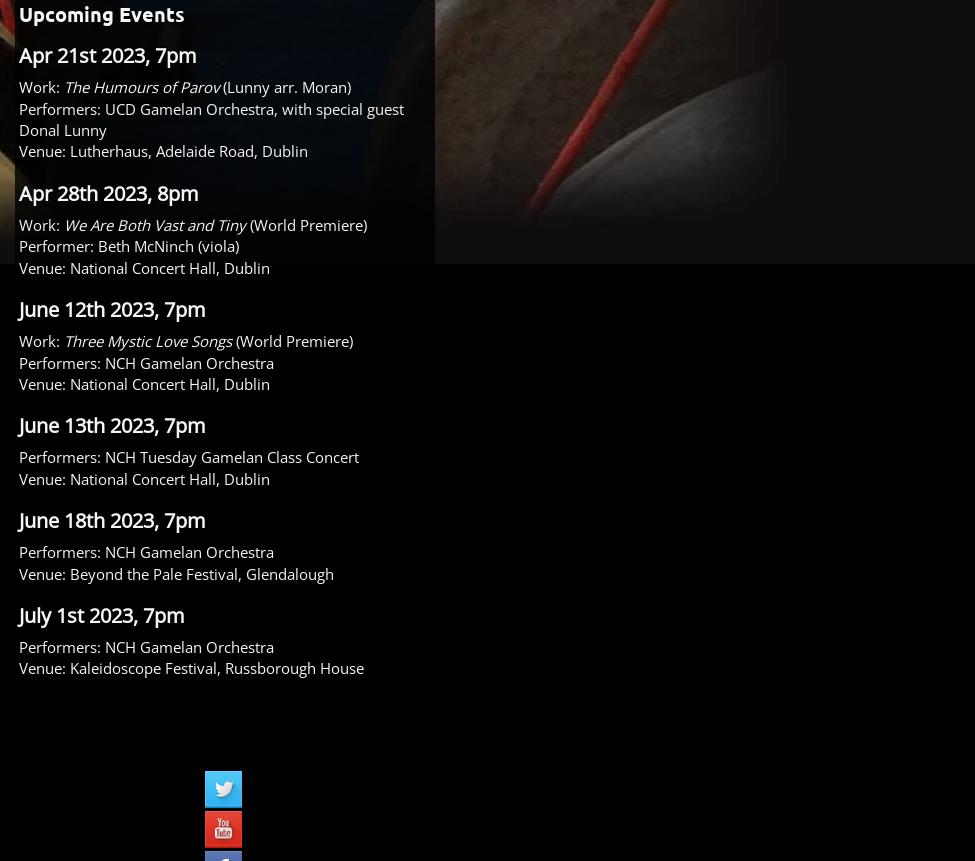 The height and width of the screenshot is (861, 975). I want to click on 'June 18th 2023, 7pm', so click(111, 520).